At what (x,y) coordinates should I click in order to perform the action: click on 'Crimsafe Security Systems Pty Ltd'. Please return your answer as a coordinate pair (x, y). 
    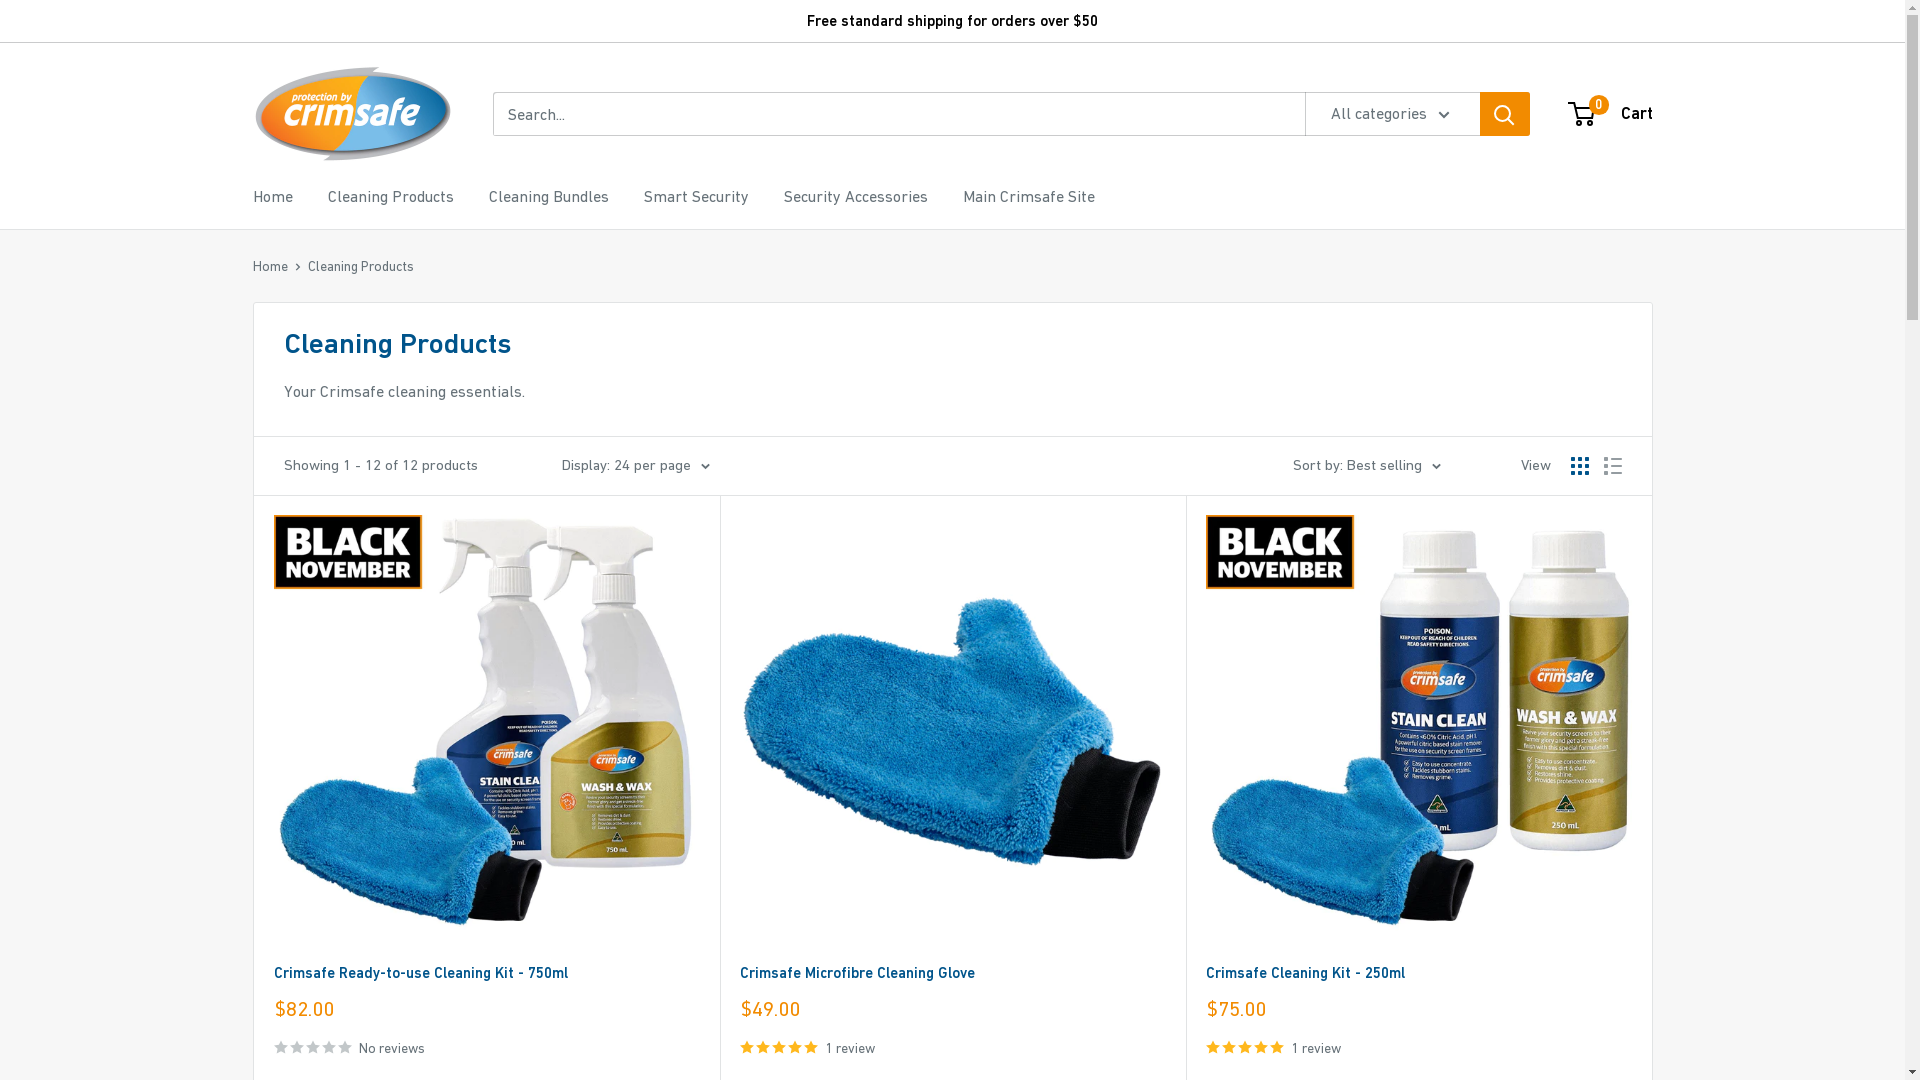
    Looking at the image, I should click on (351, 114).